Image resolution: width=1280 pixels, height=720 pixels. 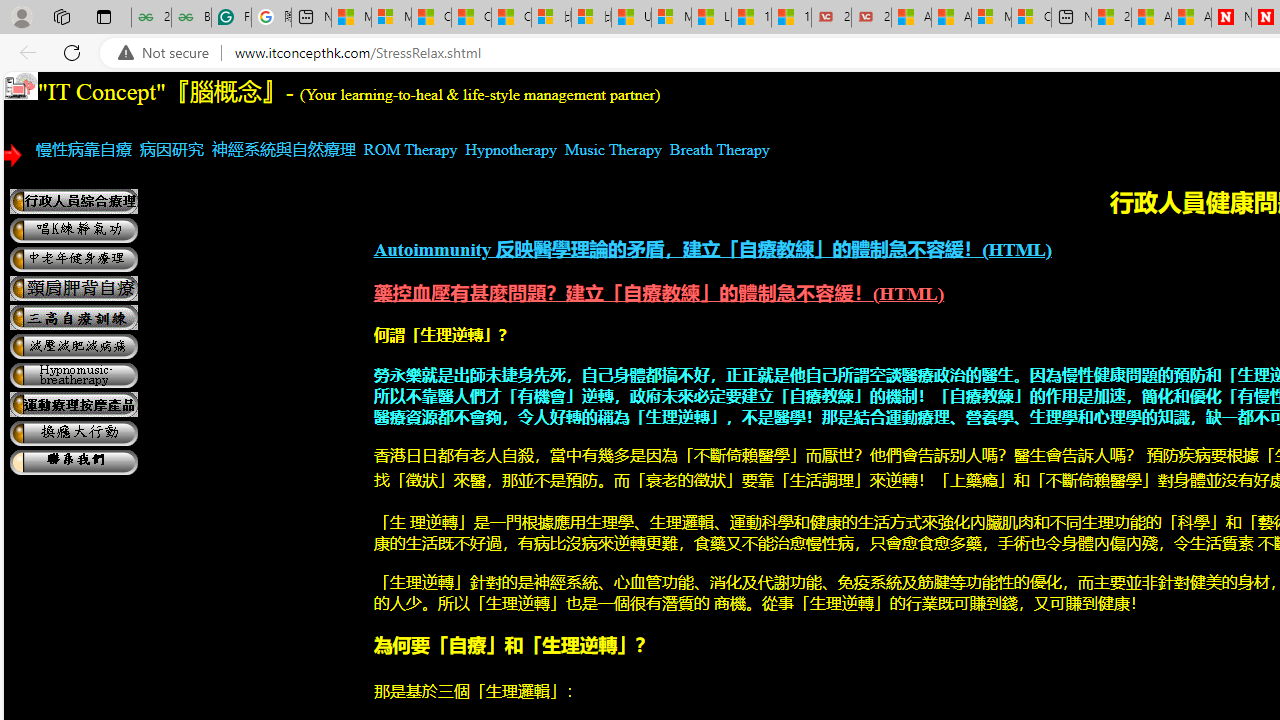 What do you see at coordinates (871, 17) in the screenshot?
I see `'21 Movies That Outdid the Books They Were Based On'` at bounding box center [871, 17].